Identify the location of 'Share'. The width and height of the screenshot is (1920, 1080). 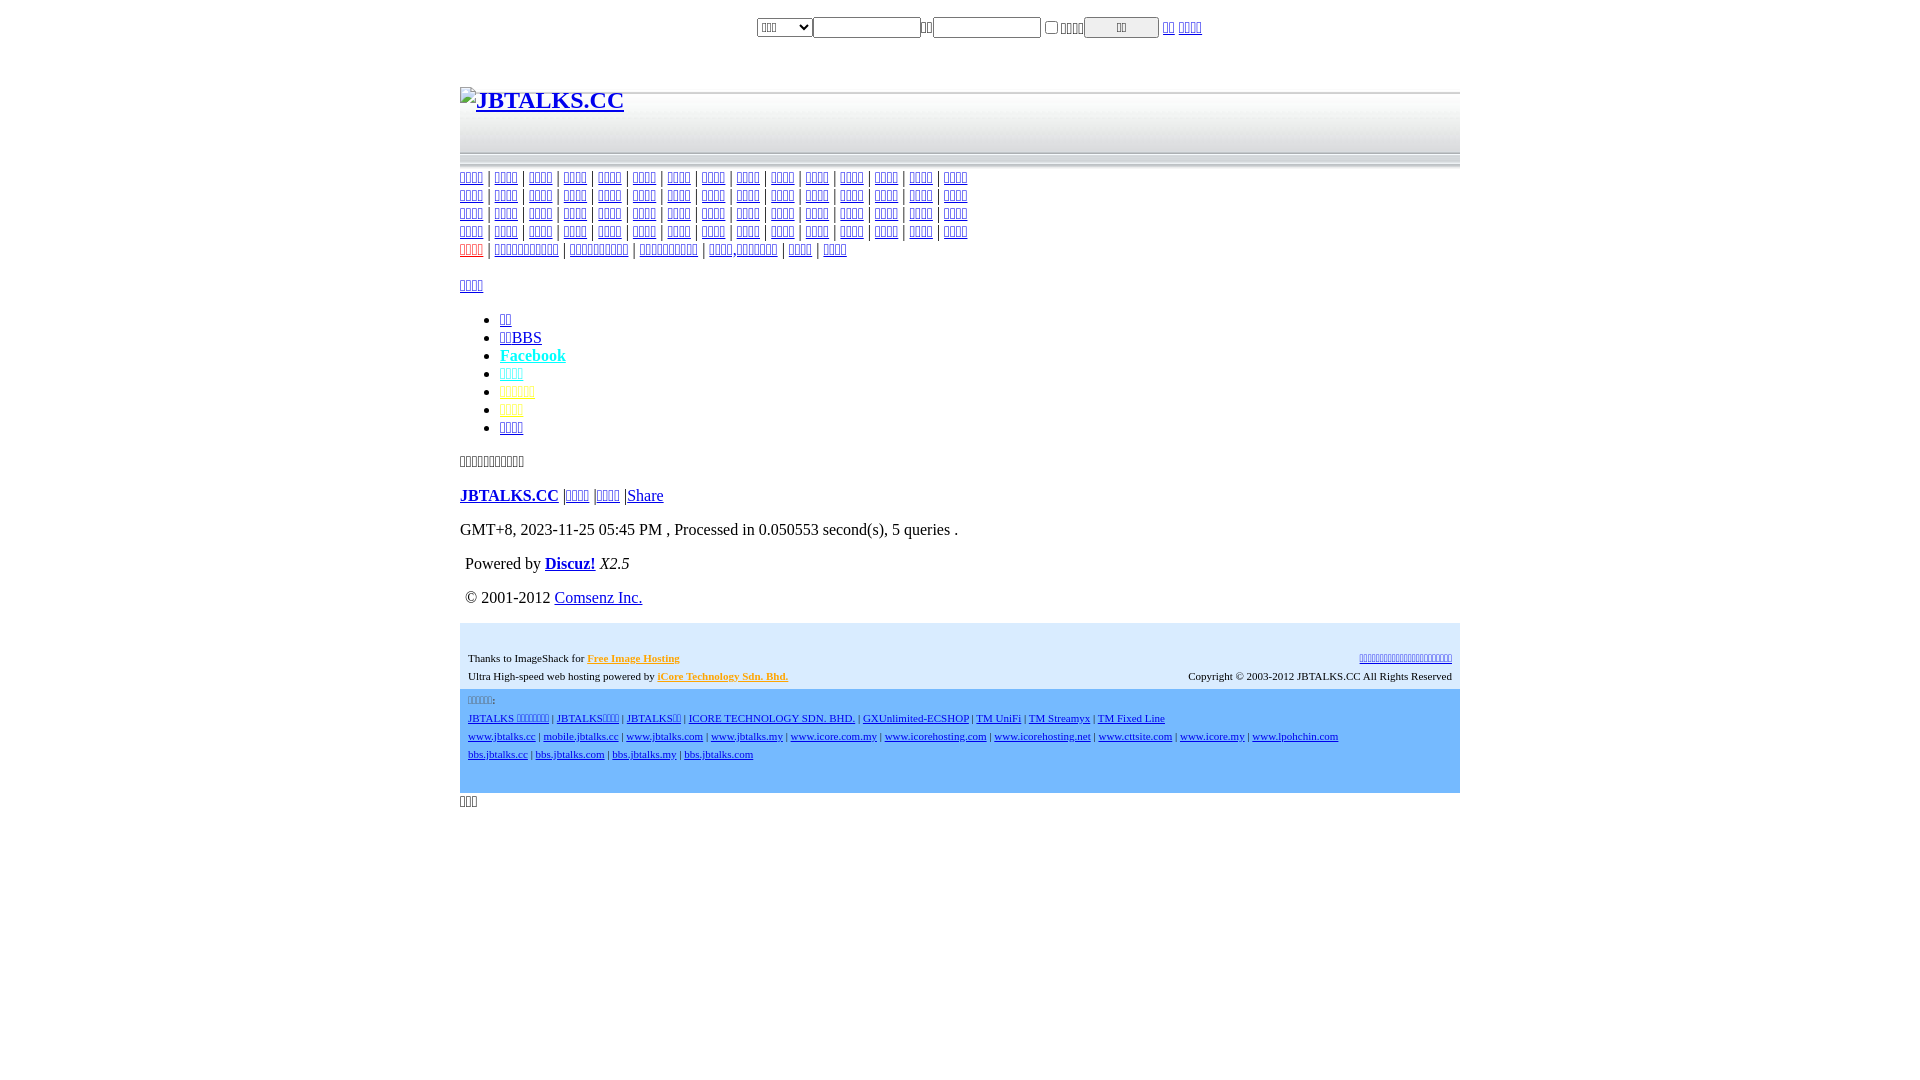
(644, 495).